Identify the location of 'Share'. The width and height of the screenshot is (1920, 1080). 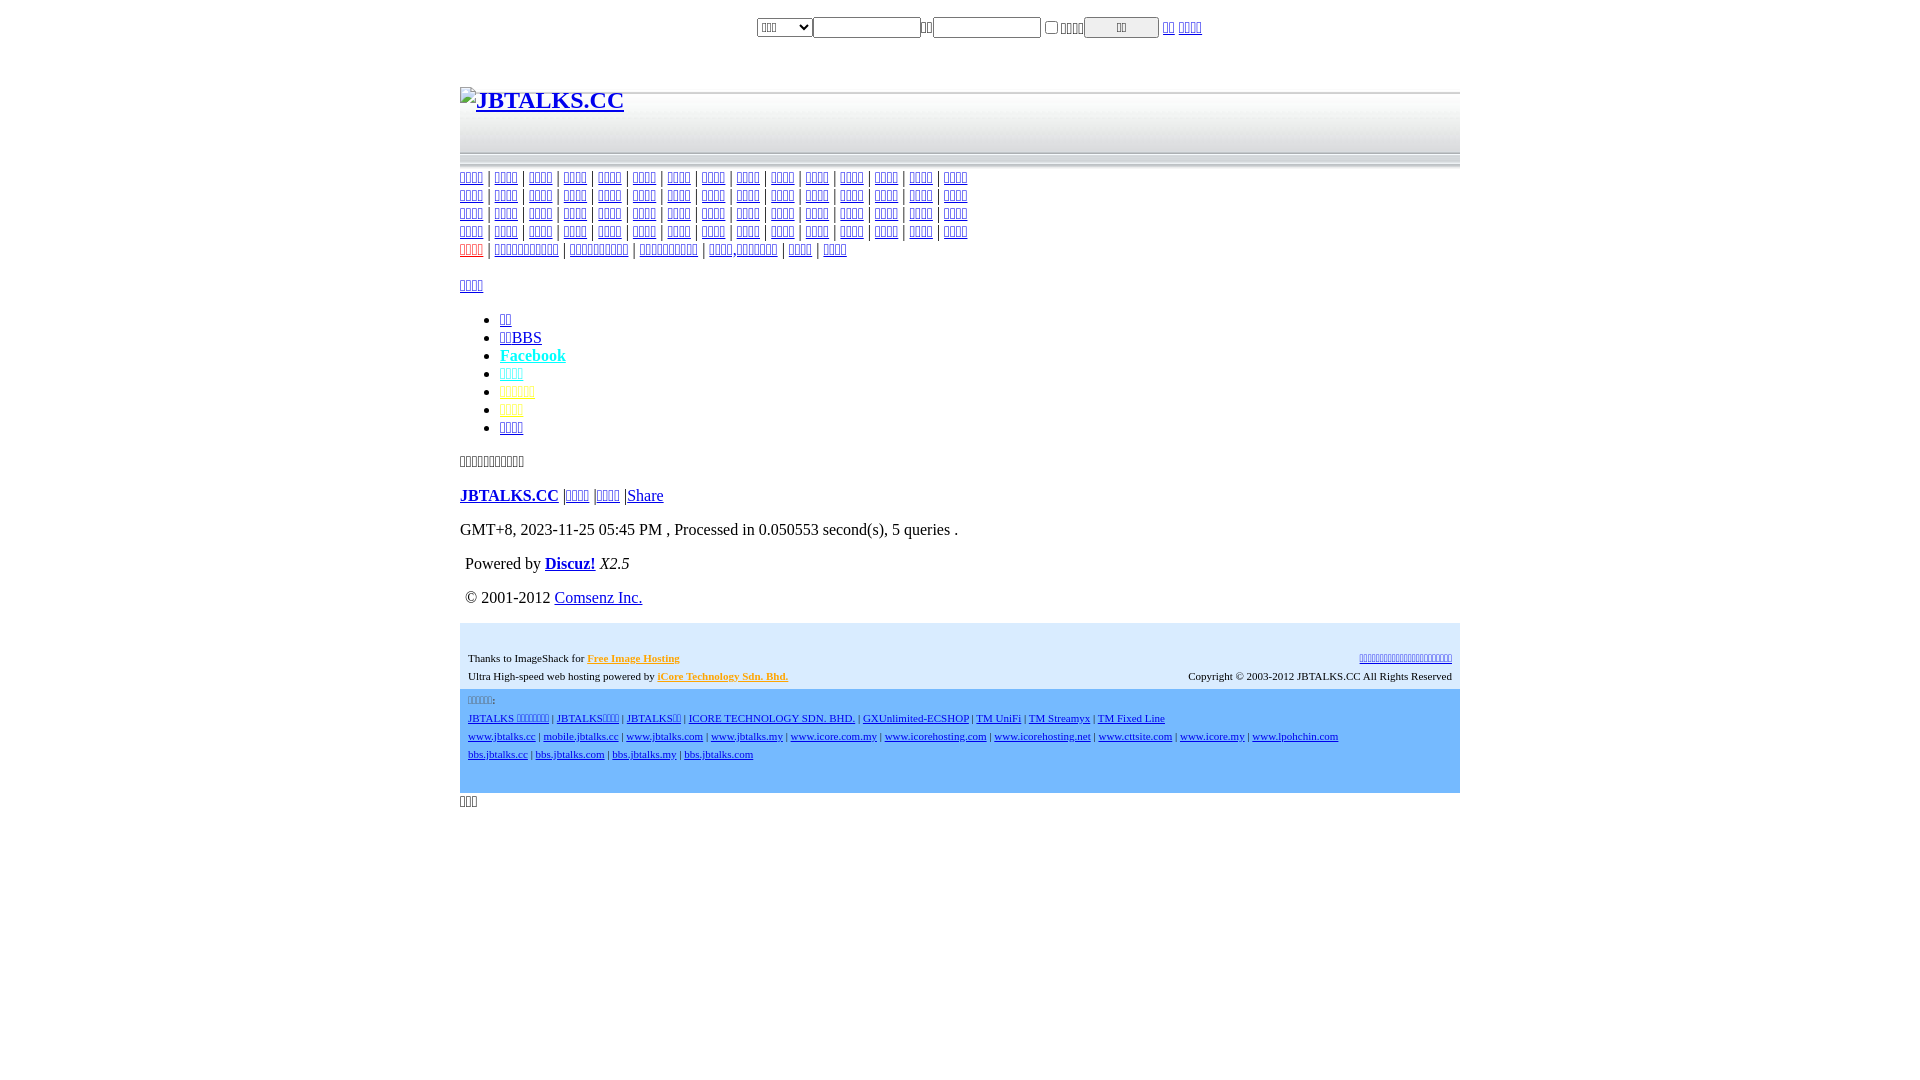
(644, 495).